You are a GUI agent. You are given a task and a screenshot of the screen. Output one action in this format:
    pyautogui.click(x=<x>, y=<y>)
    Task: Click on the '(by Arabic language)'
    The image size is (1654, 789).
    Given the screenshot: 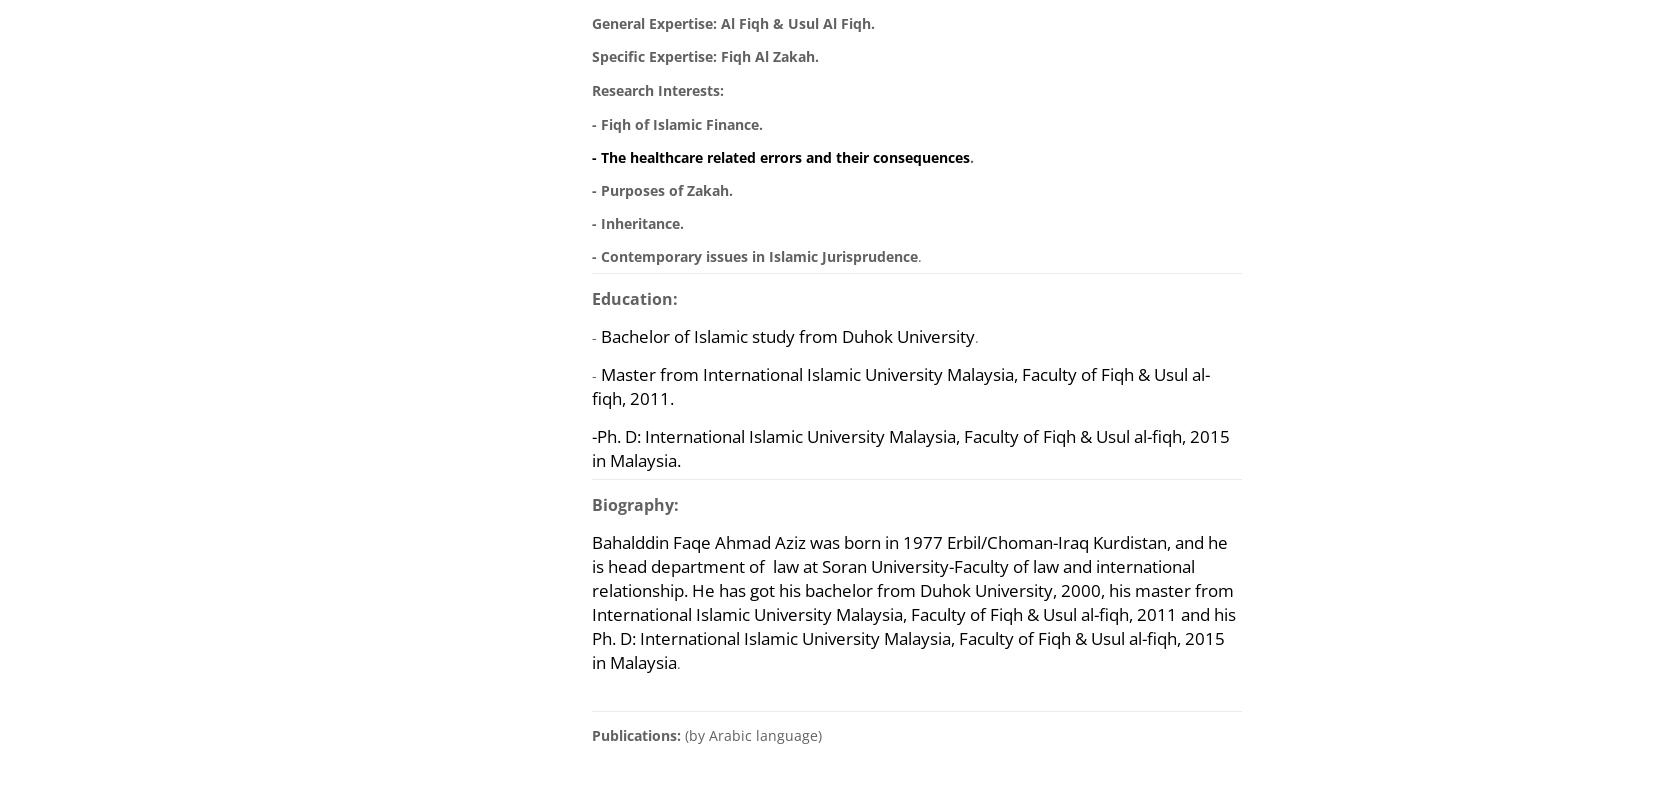 What is the action you would take?
    pyautogui.click(x=753, y=735)
    